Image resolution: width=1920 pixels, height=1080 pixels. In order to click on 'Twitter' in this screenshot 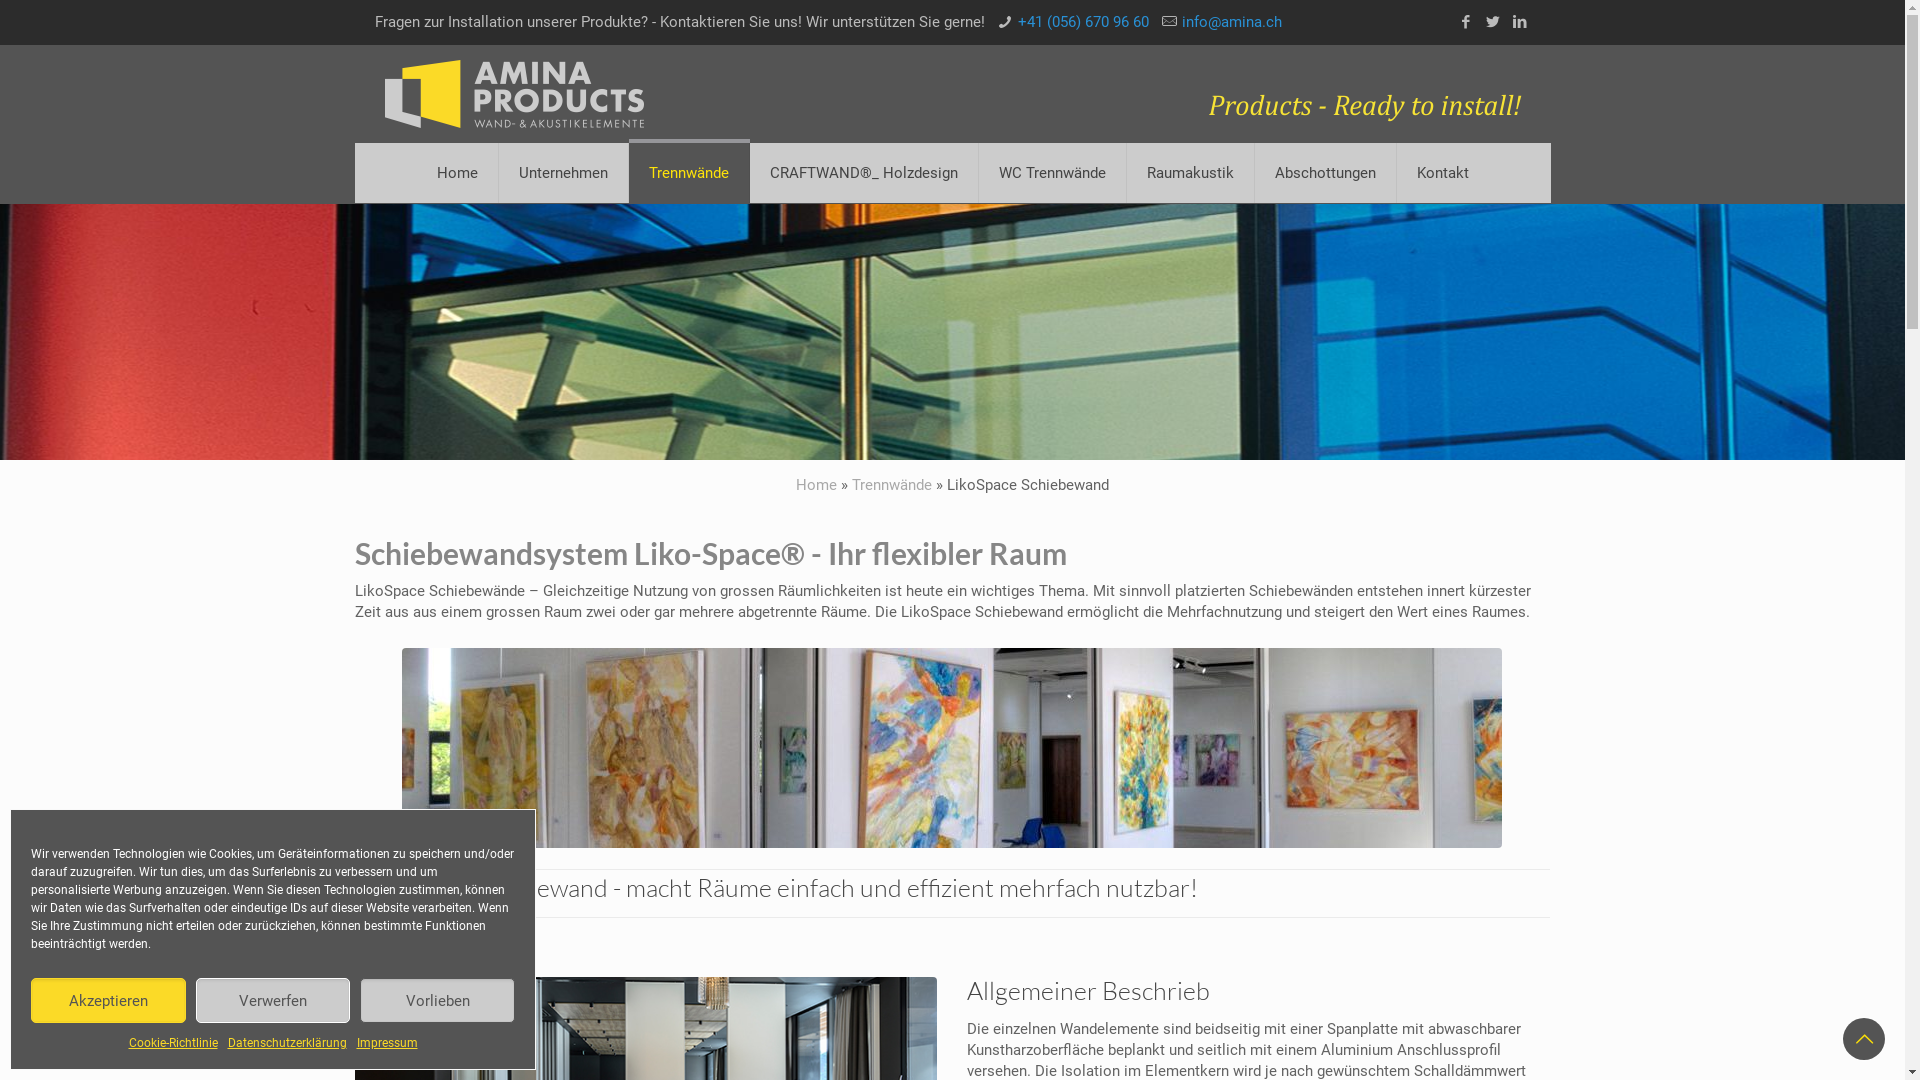, I will do `click(1492, 22)`.